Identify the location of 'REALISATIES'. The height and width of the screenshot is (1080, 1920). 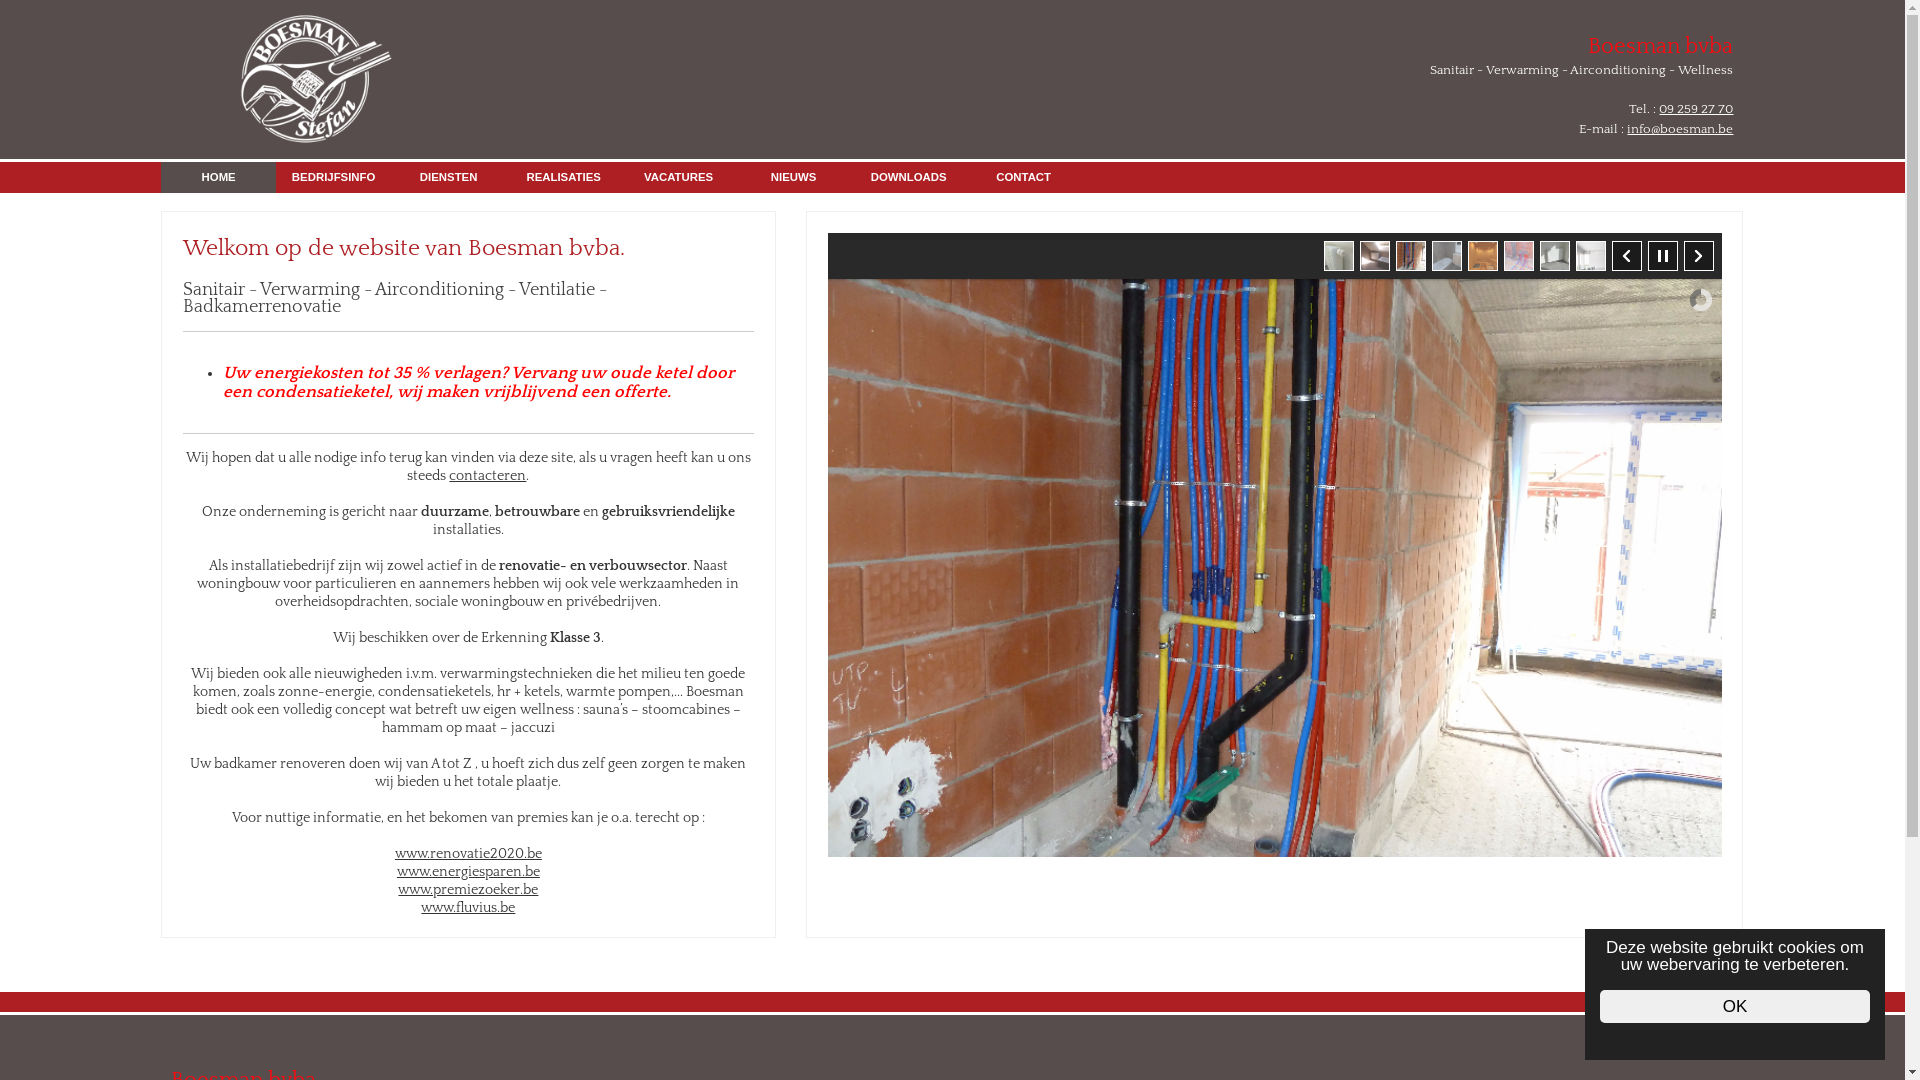
(505, 176).